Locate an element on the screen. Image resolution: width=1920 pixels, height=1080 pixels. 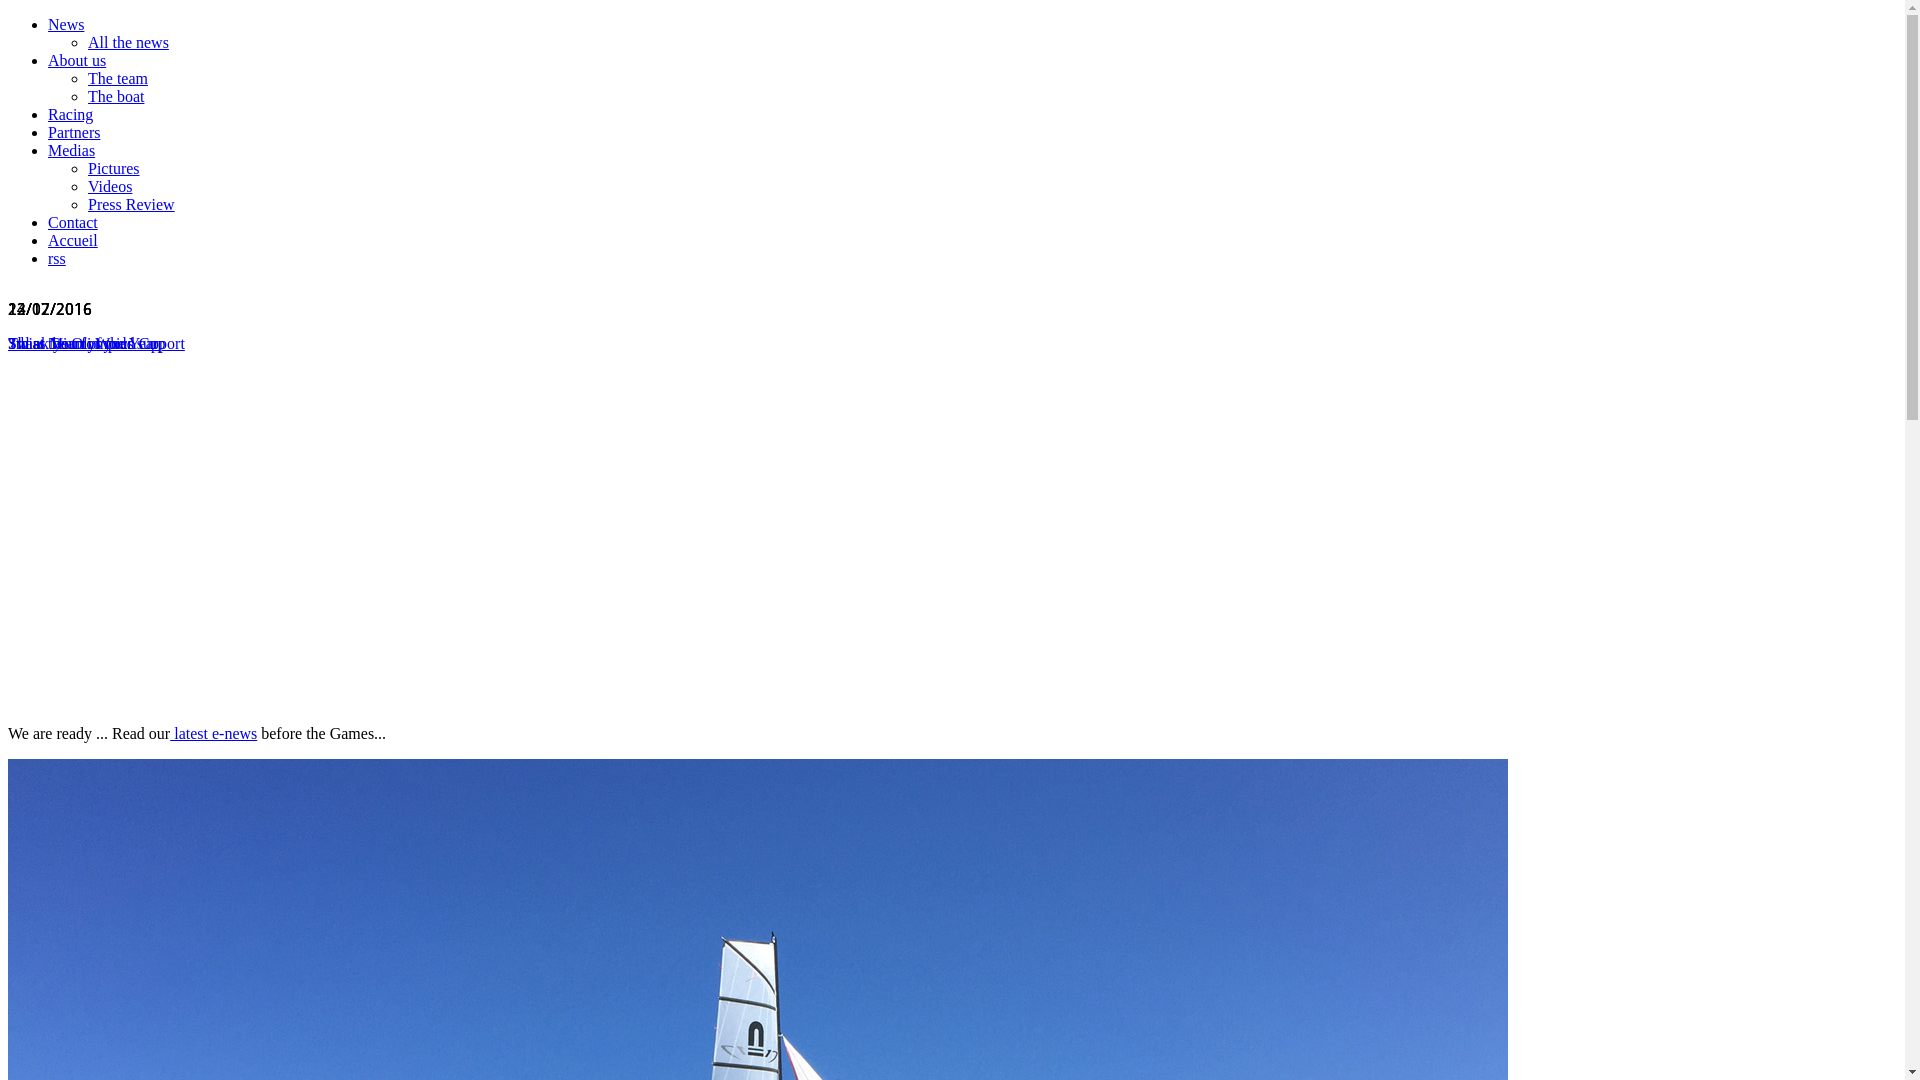
'Partners' is located at coordinates (48, 132).